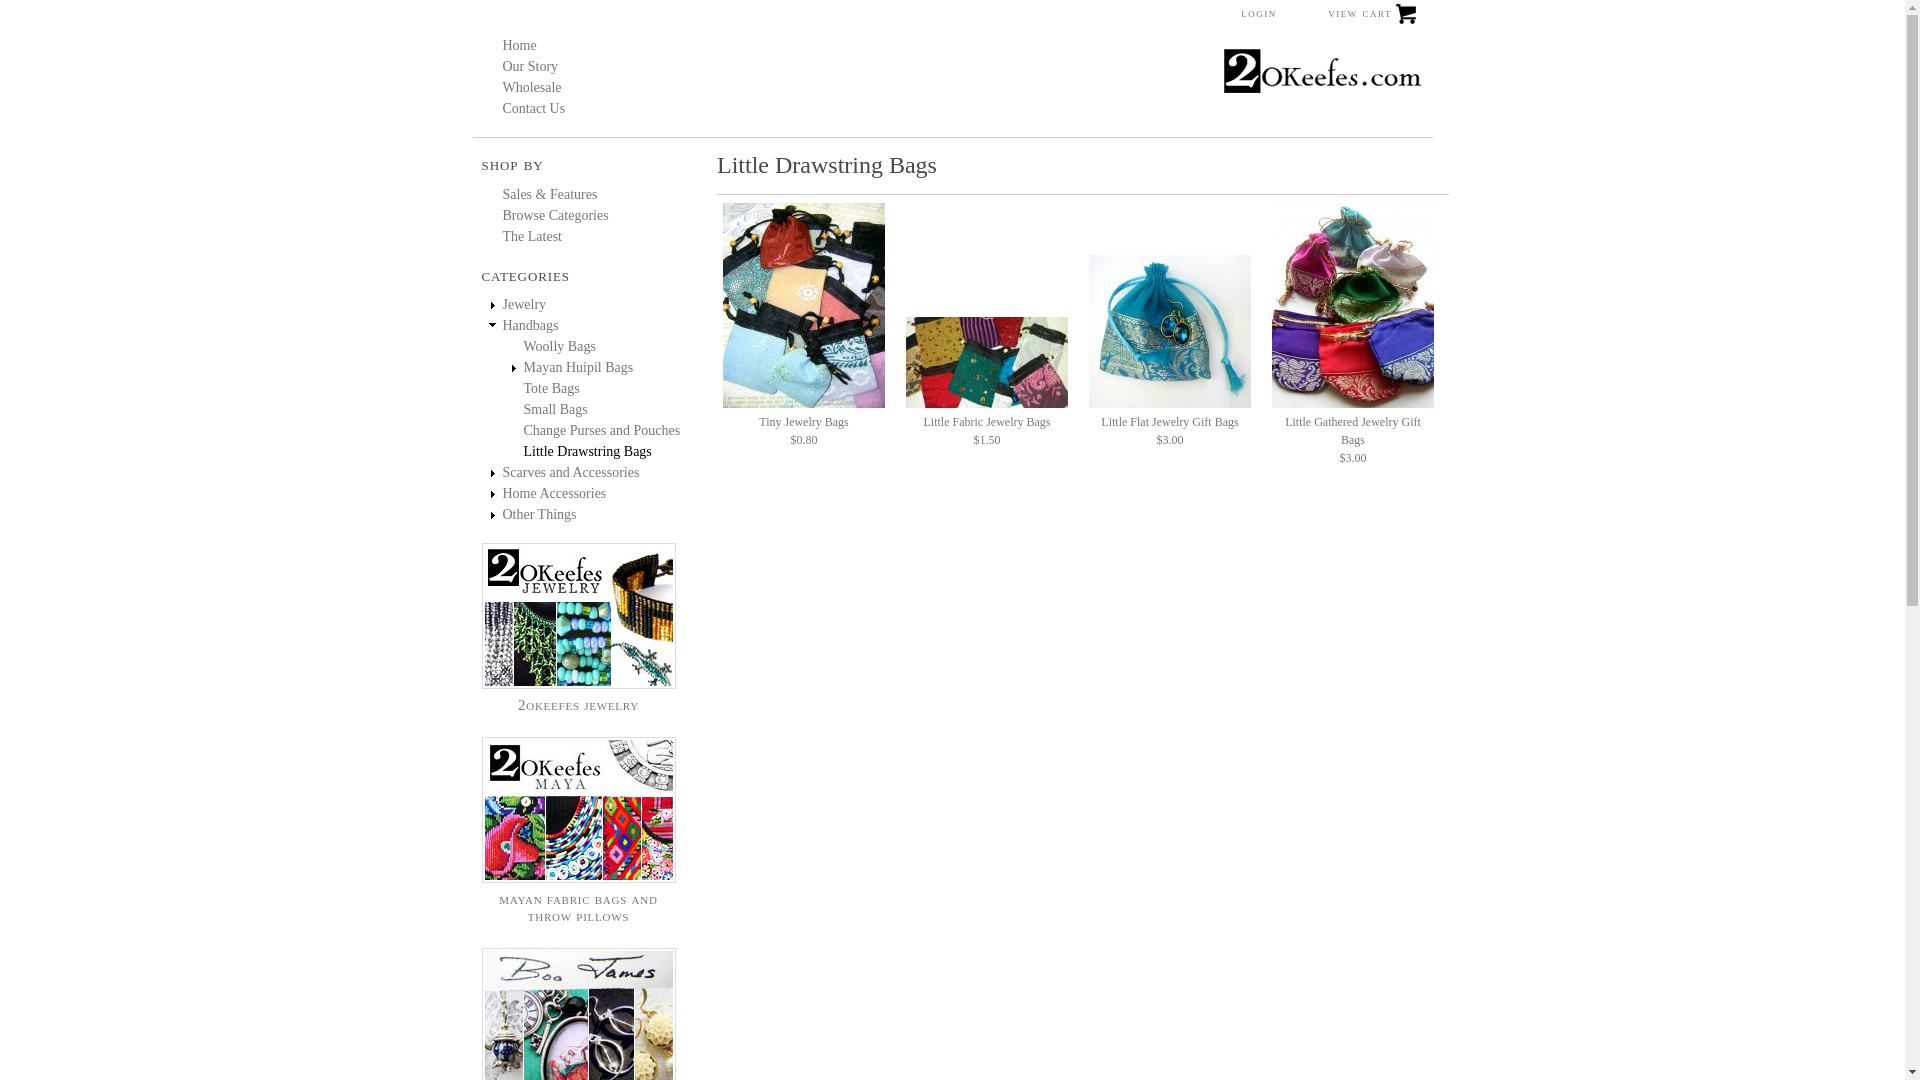 The width and height of the screenshot is (1920, 1080). What do you see at coordinates (523, 304) in the screenshot?
I see `'Jewelry'` at bounding box center [523, 304].